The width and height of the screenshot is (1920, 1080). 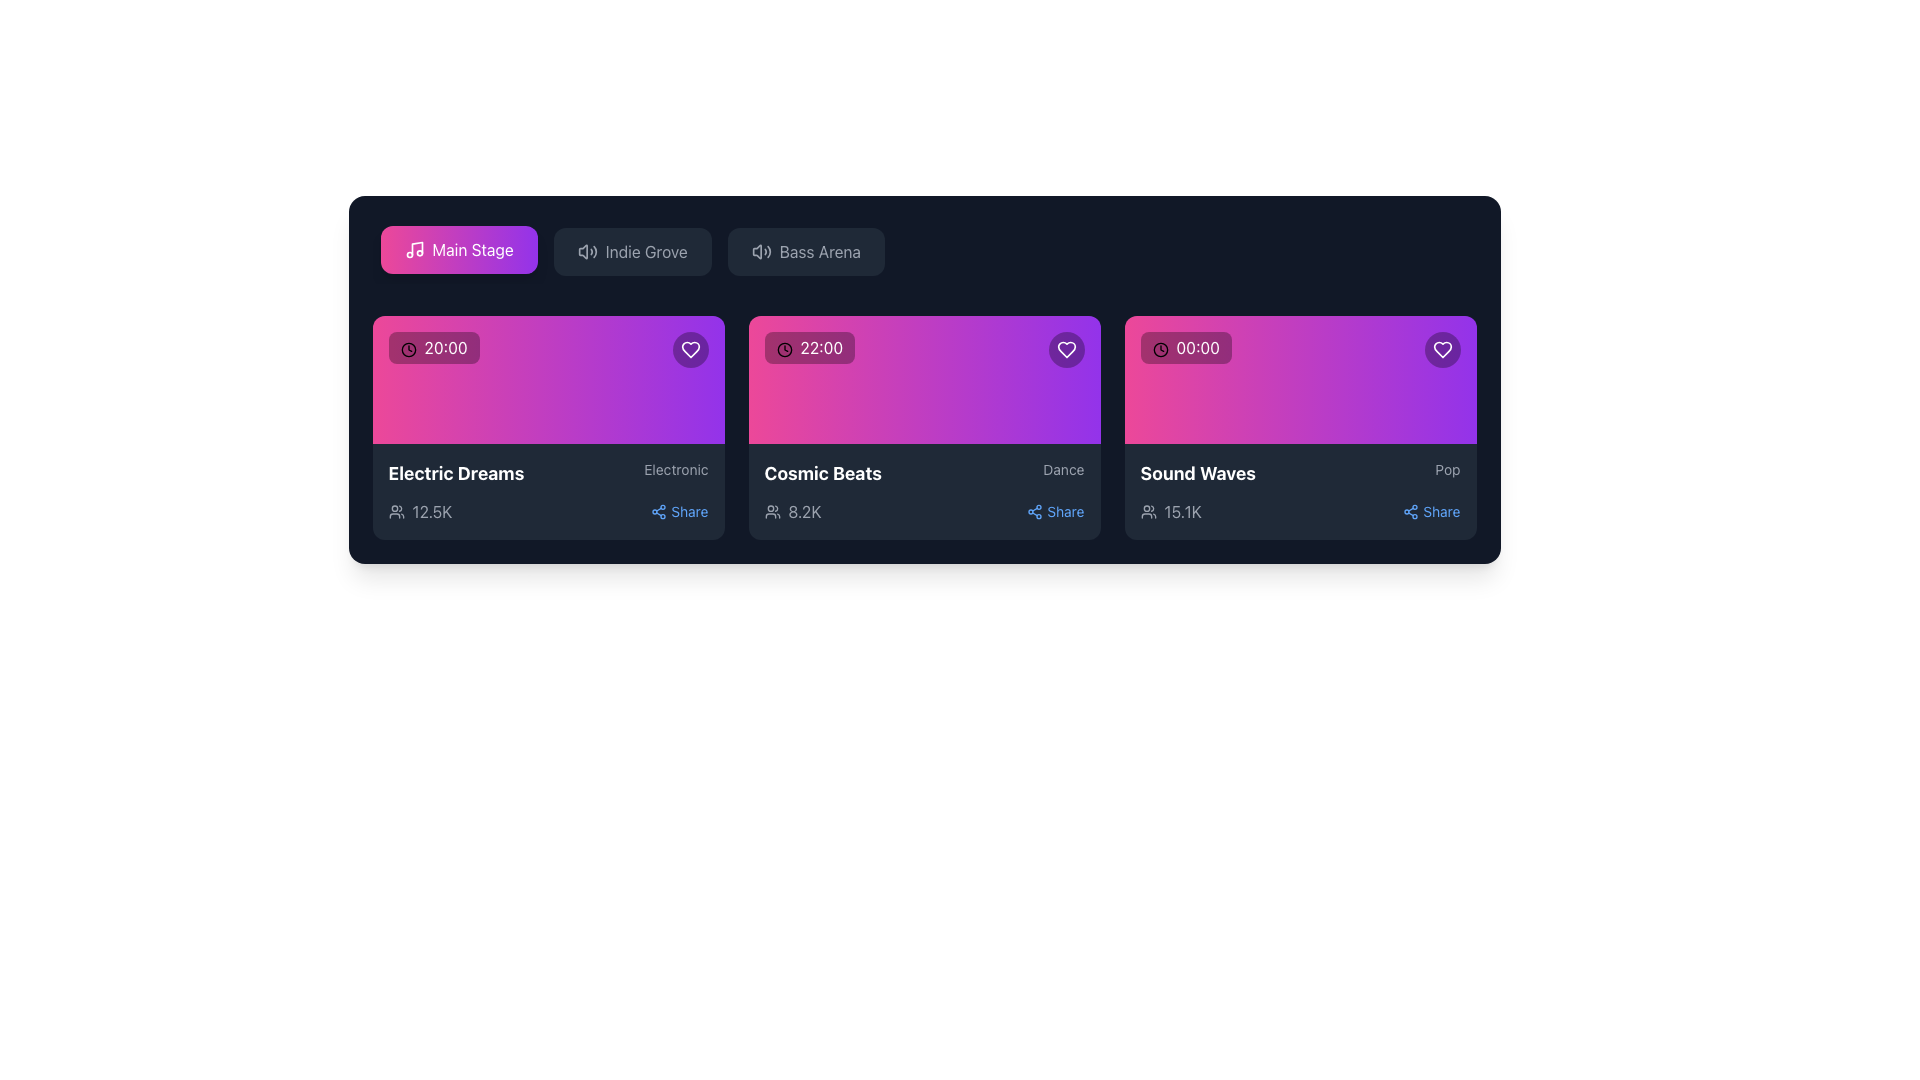 What do you see at coordinates (690, 349) in the screenshot?
I see `the heart-shaped icon in the upper-right corner of the 'Electric Dreams' card` at bounding box center [690, 349].